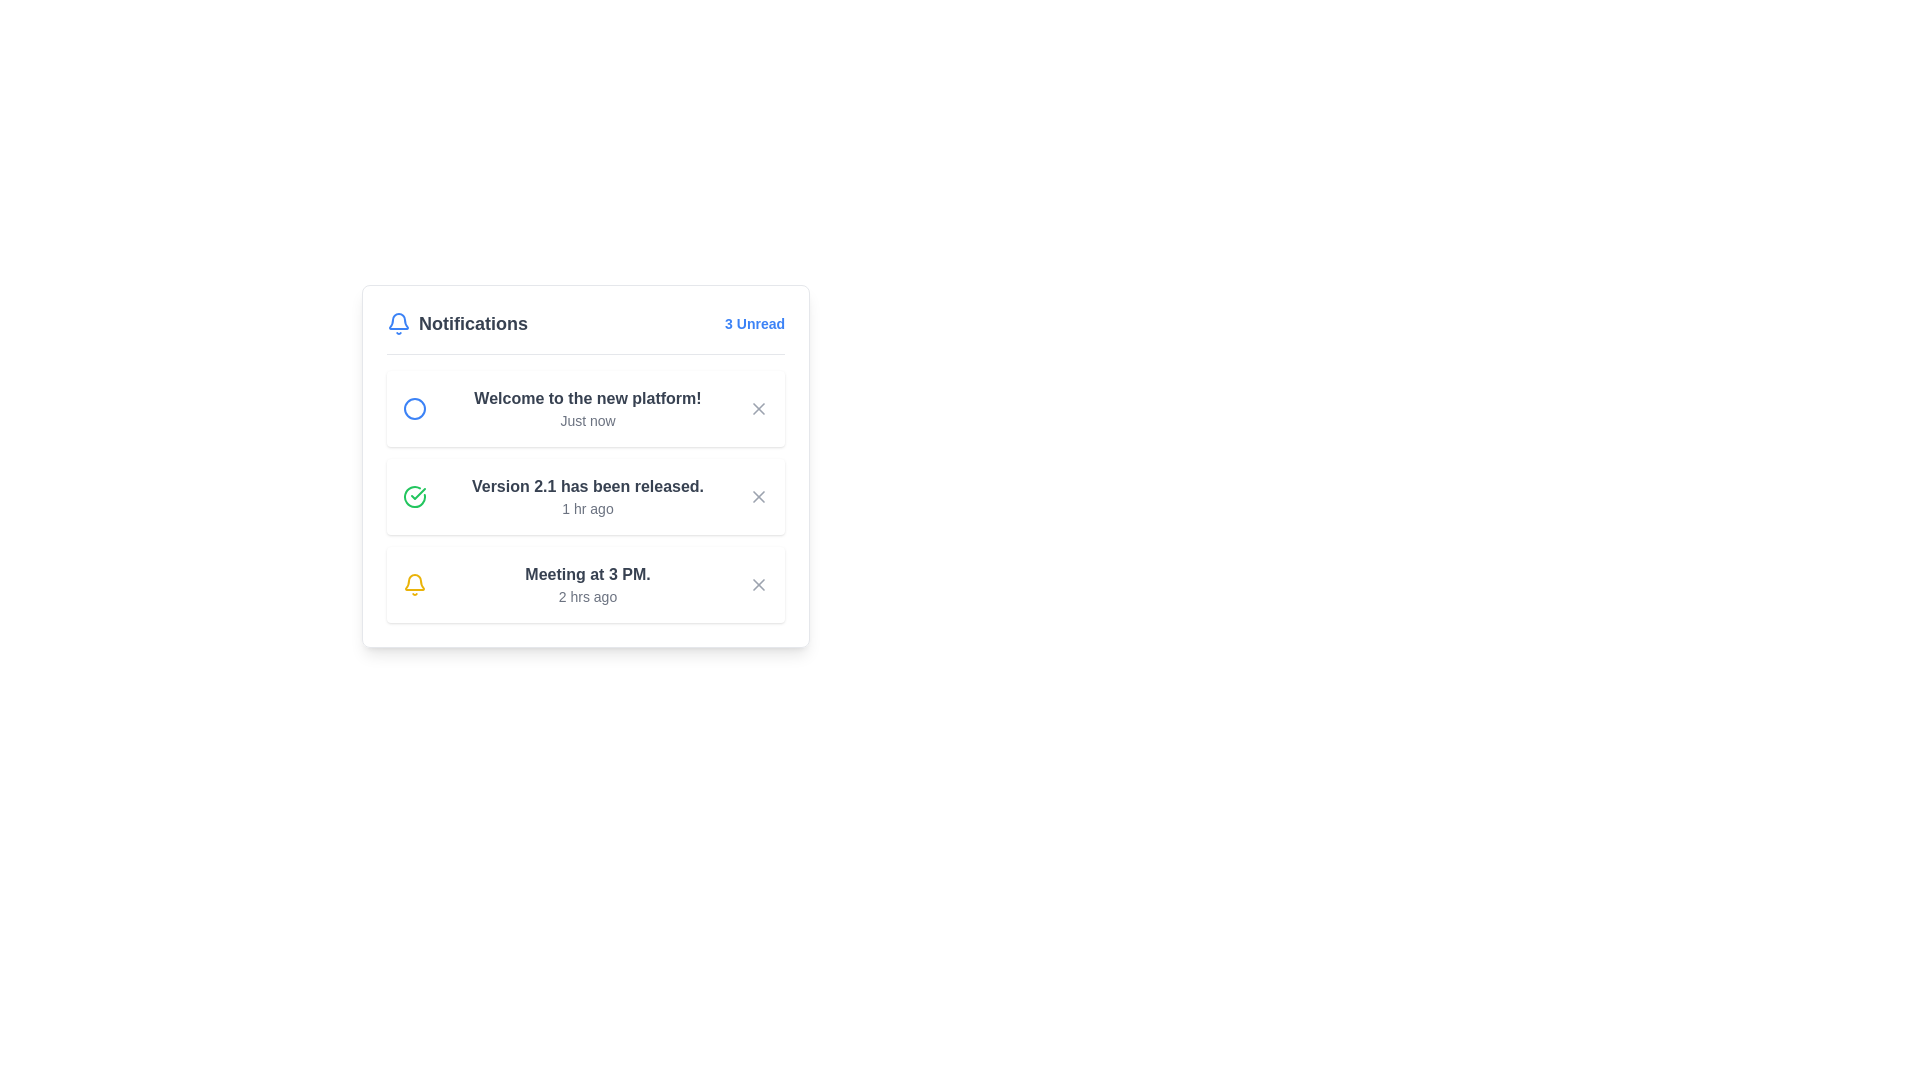  What do you see at coordinates (584, 330) in the screenshot?
I see `the information of the Notifications header bar which contains a bell icon on the left, the text 'Notifications' in the center, and '3 Unread' on the right` at bounding box center [584, 330].